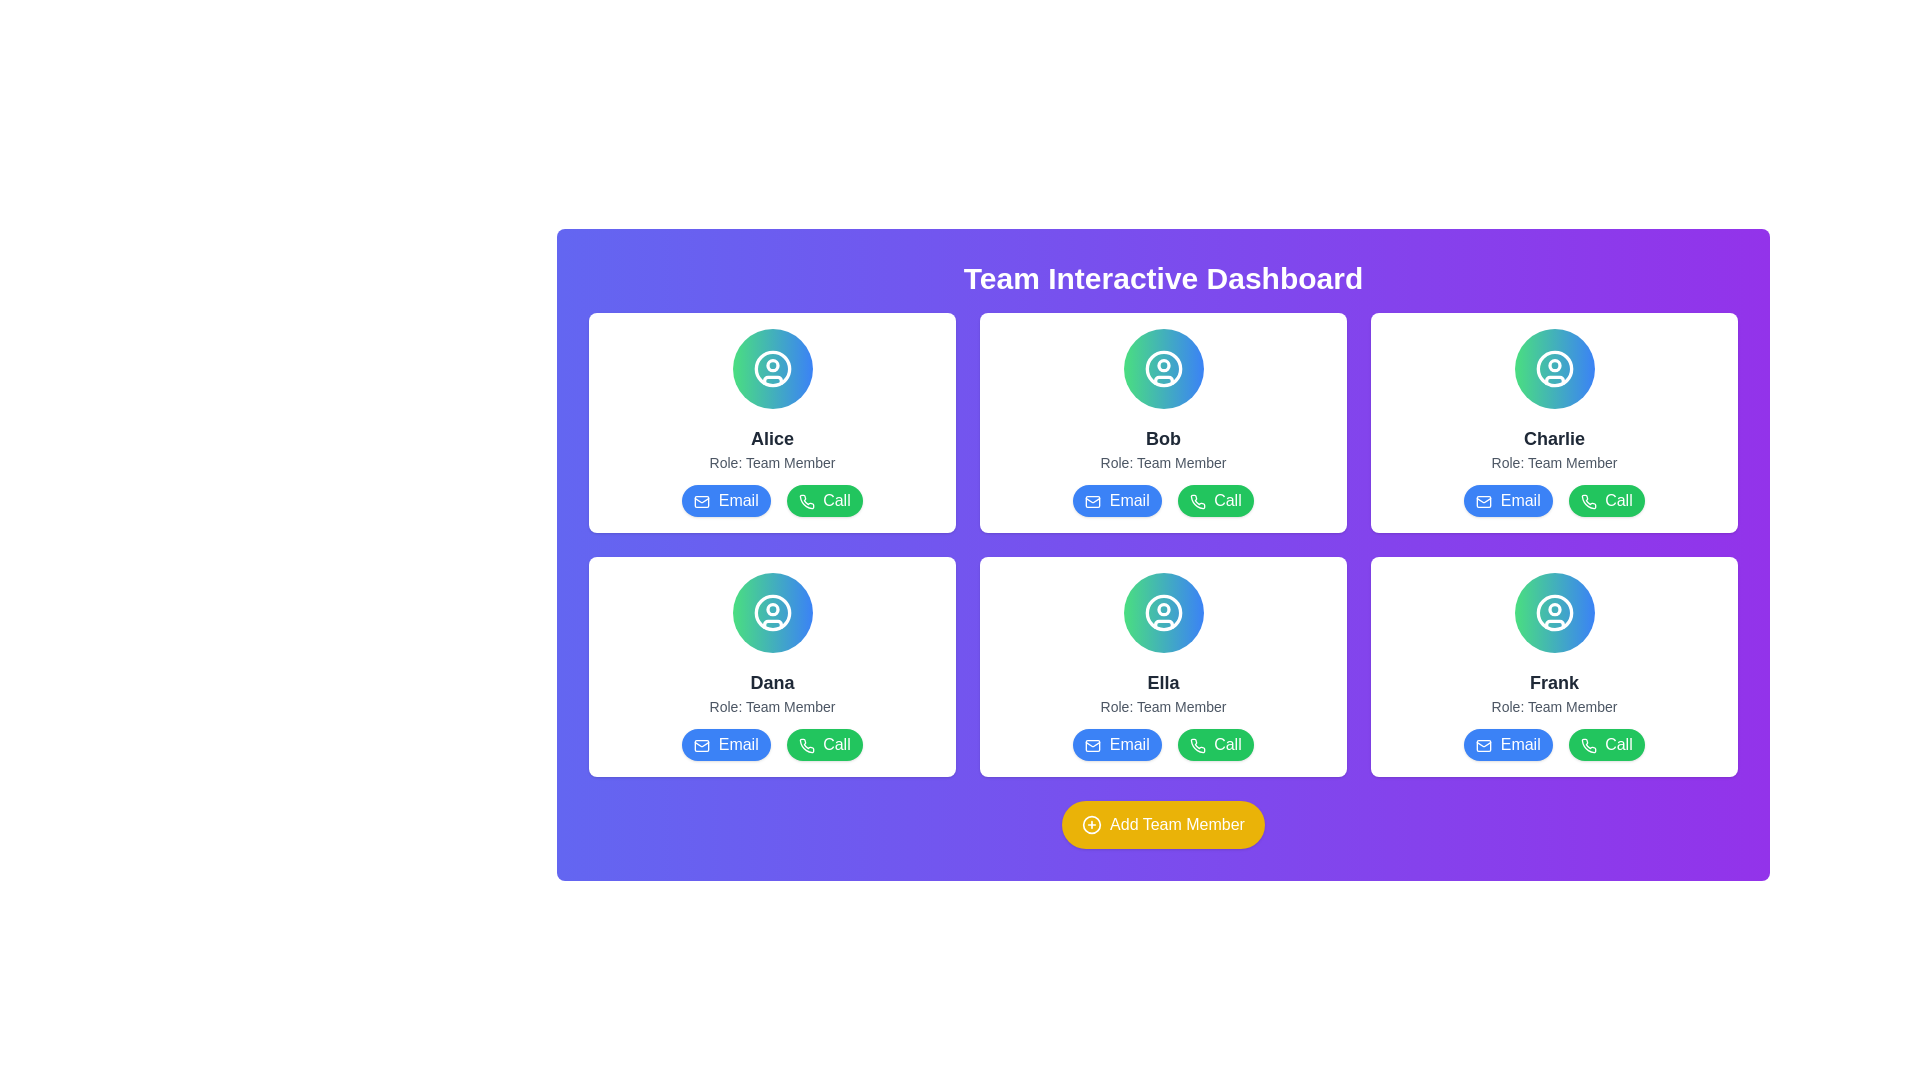 This screenshot has width=1920, height=1080. What do you see at coordinates (1553, 369) in the screenshot?
I see `the central circular component of the user avatar for the profile labeled 'Charlie' located in the top-right section of the dashboard's grid layout` at bounding box center [1553, 369].